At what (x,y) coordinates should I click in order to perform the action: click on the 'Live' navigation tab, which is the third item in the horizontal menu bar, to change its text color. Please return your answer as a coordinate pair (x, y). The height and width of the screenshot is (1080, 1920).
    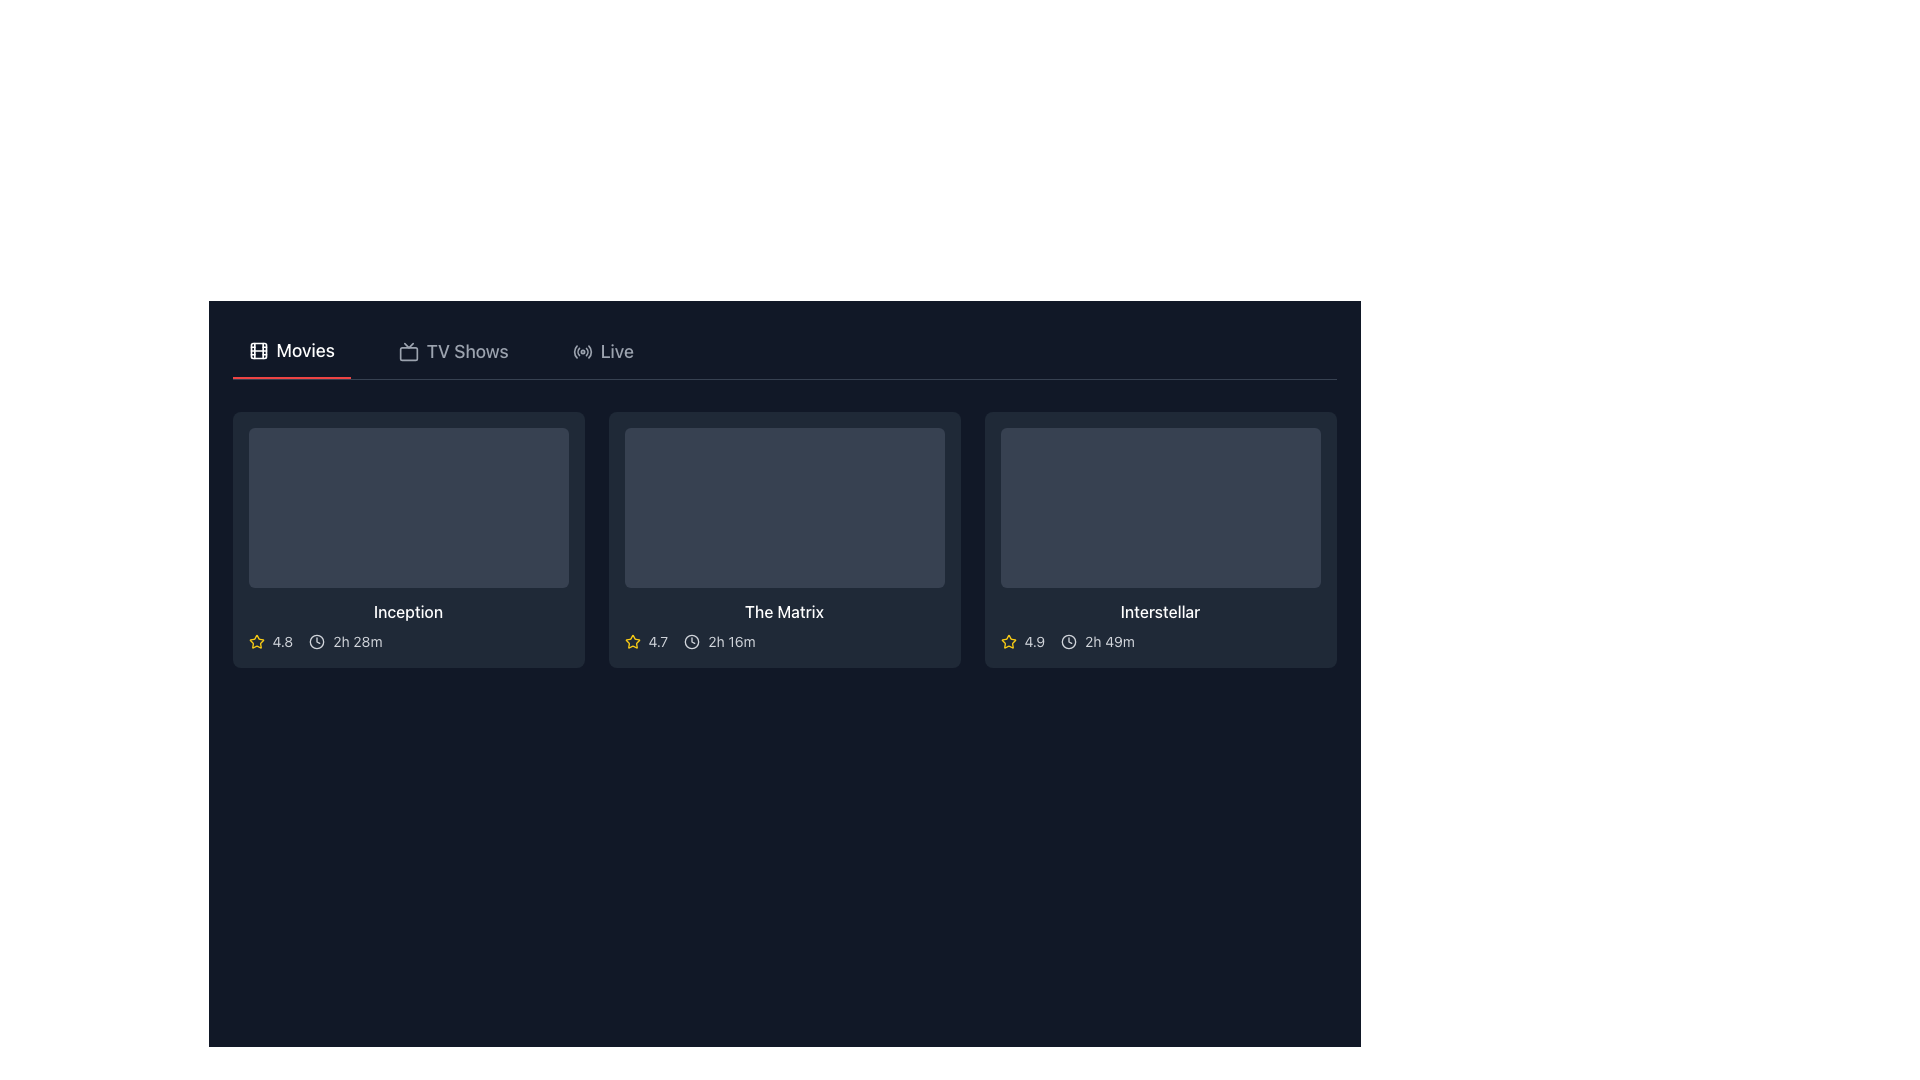
    Looking at the image, I should click on (602, 350).